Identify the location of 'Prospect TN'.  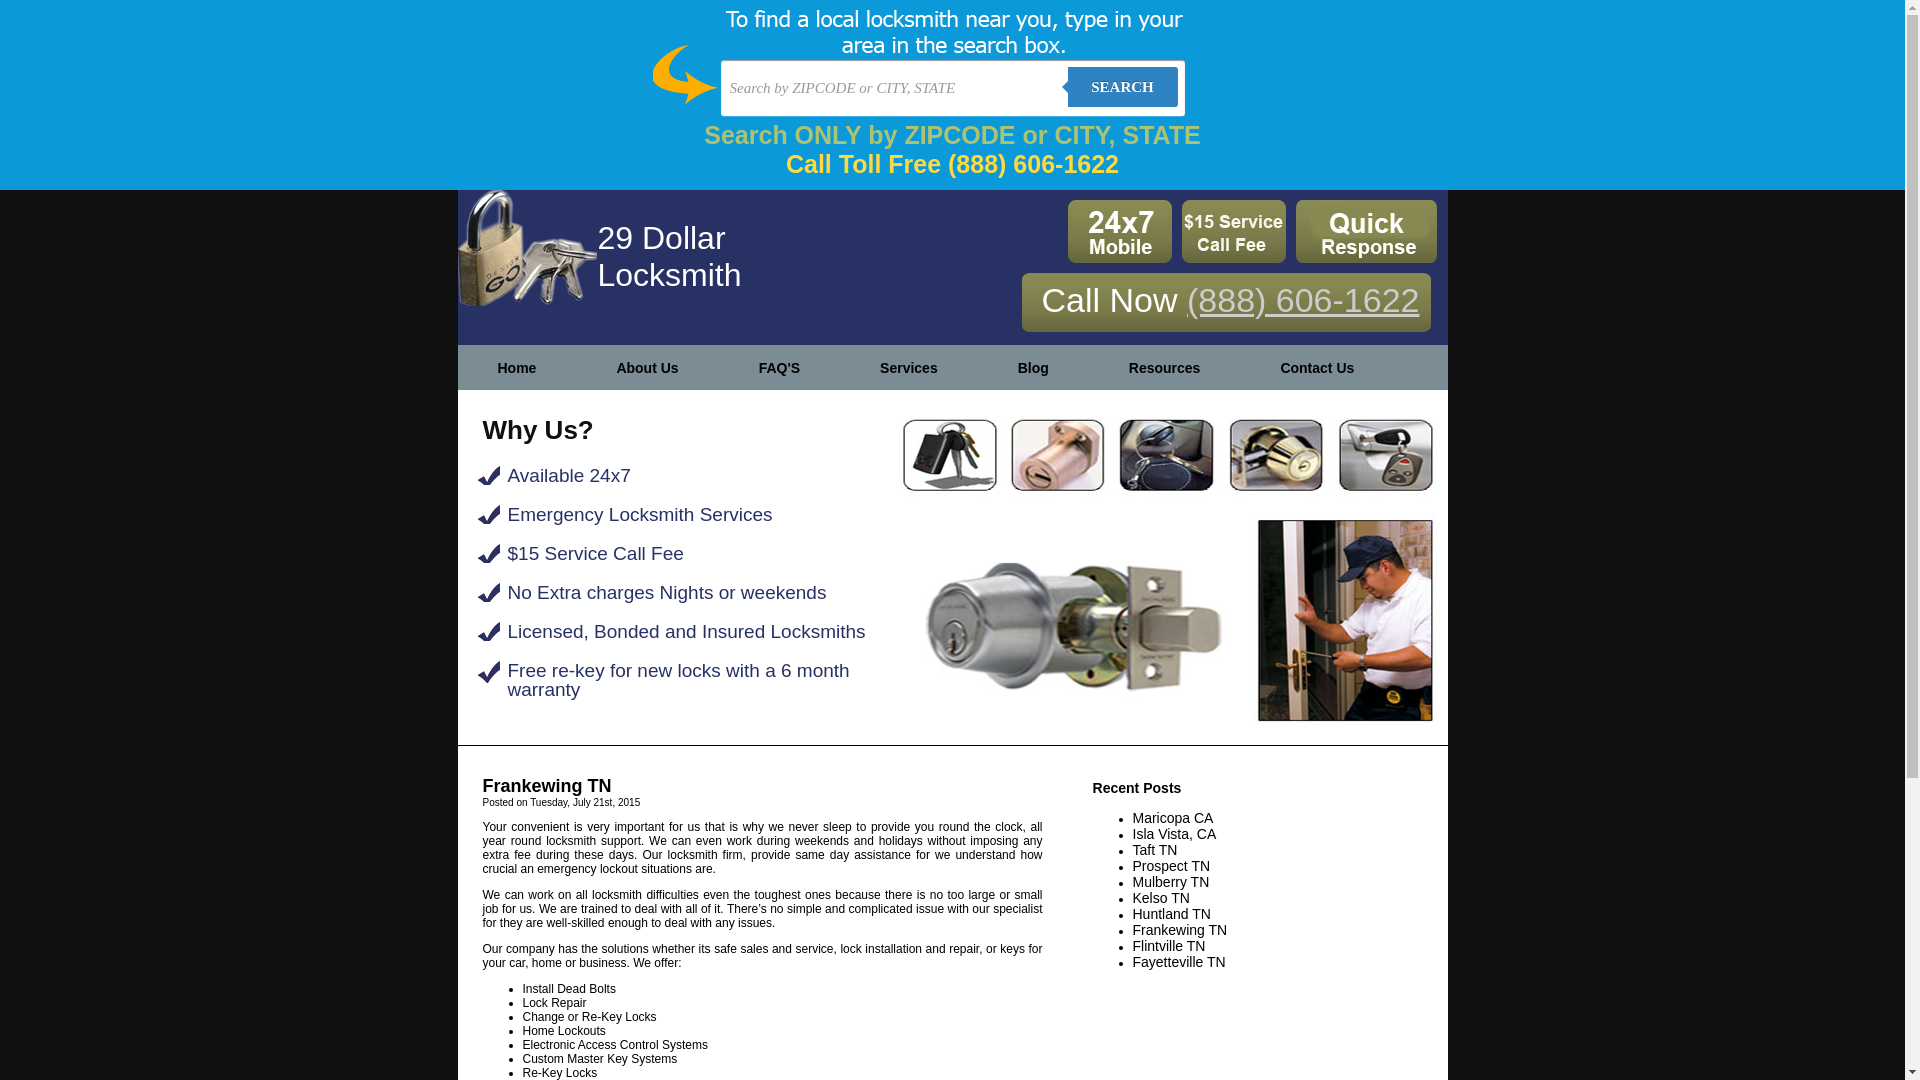
(1171, 865).